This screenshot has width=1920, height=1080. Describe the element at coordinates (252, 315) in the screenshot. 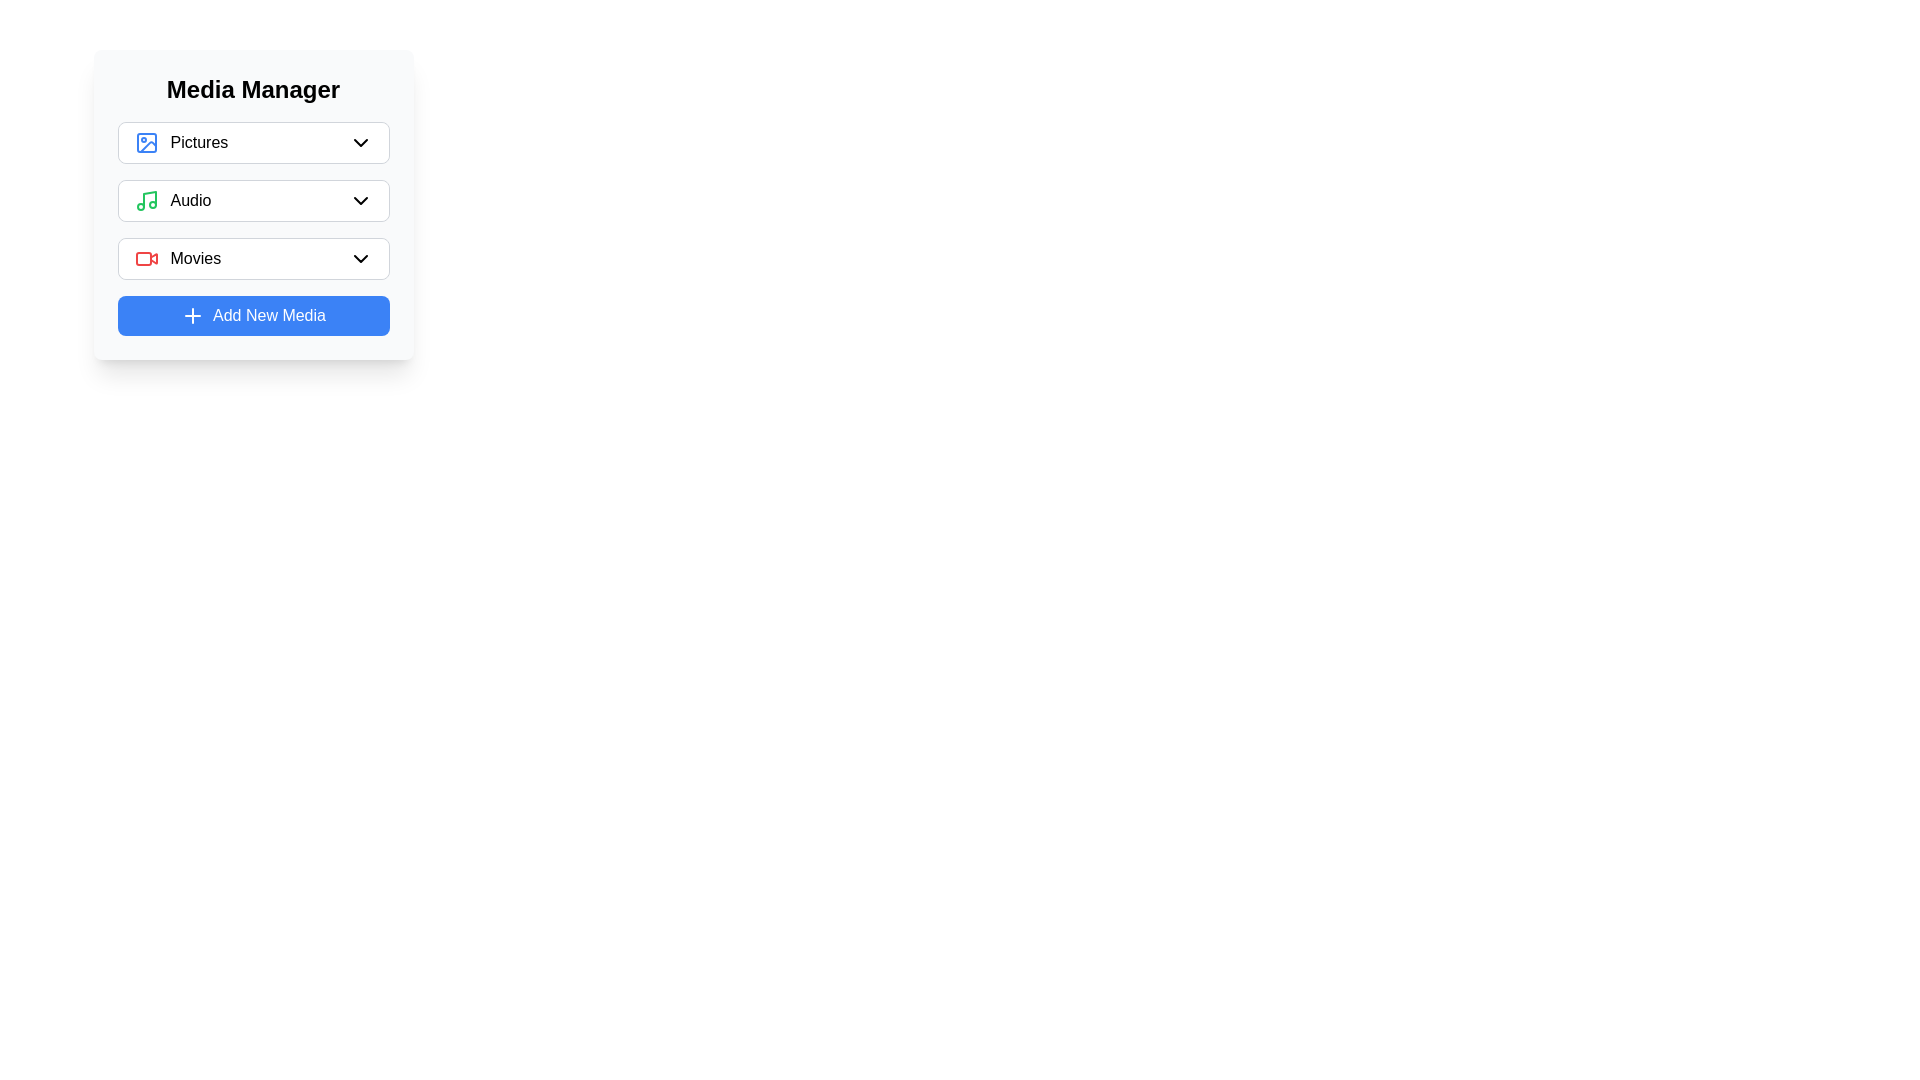

I see `the 'Add New Media' button, which is a rectangular button with a blue background and white text, located at the bottom of the 'Media Manager' section` at that location.